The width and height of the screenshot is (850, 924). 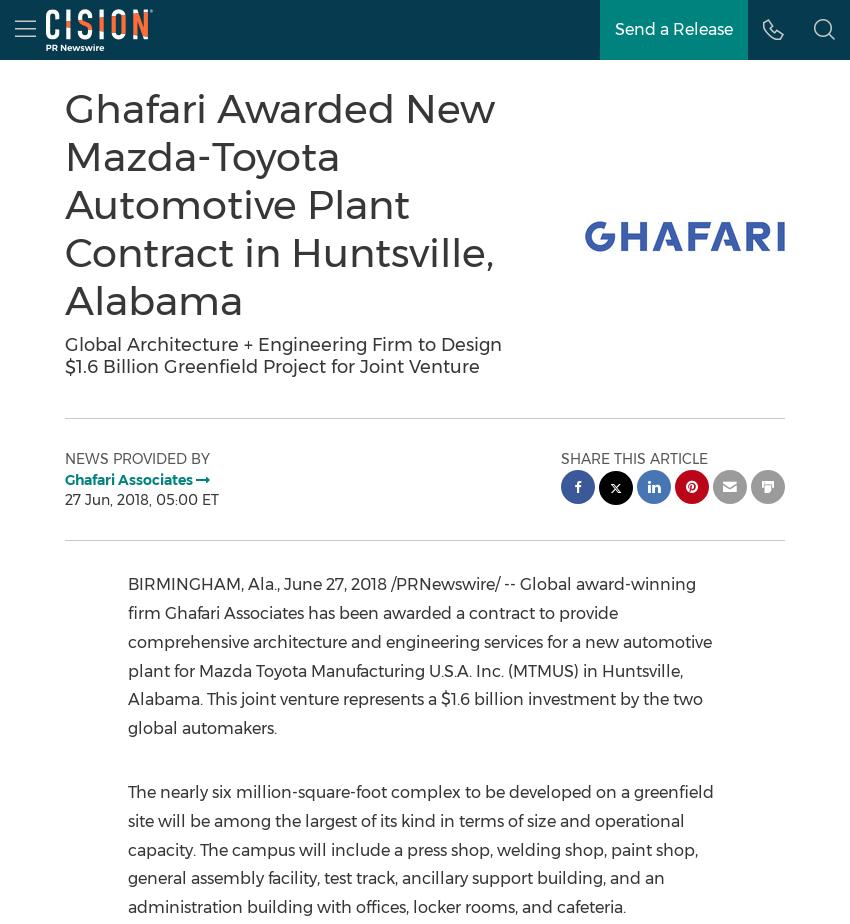 What do you see at coordinates (142, 498) in the screenshot?
I see `'27 Jun, 2018, 05:00 ET'` at bounding box center [142, 498].